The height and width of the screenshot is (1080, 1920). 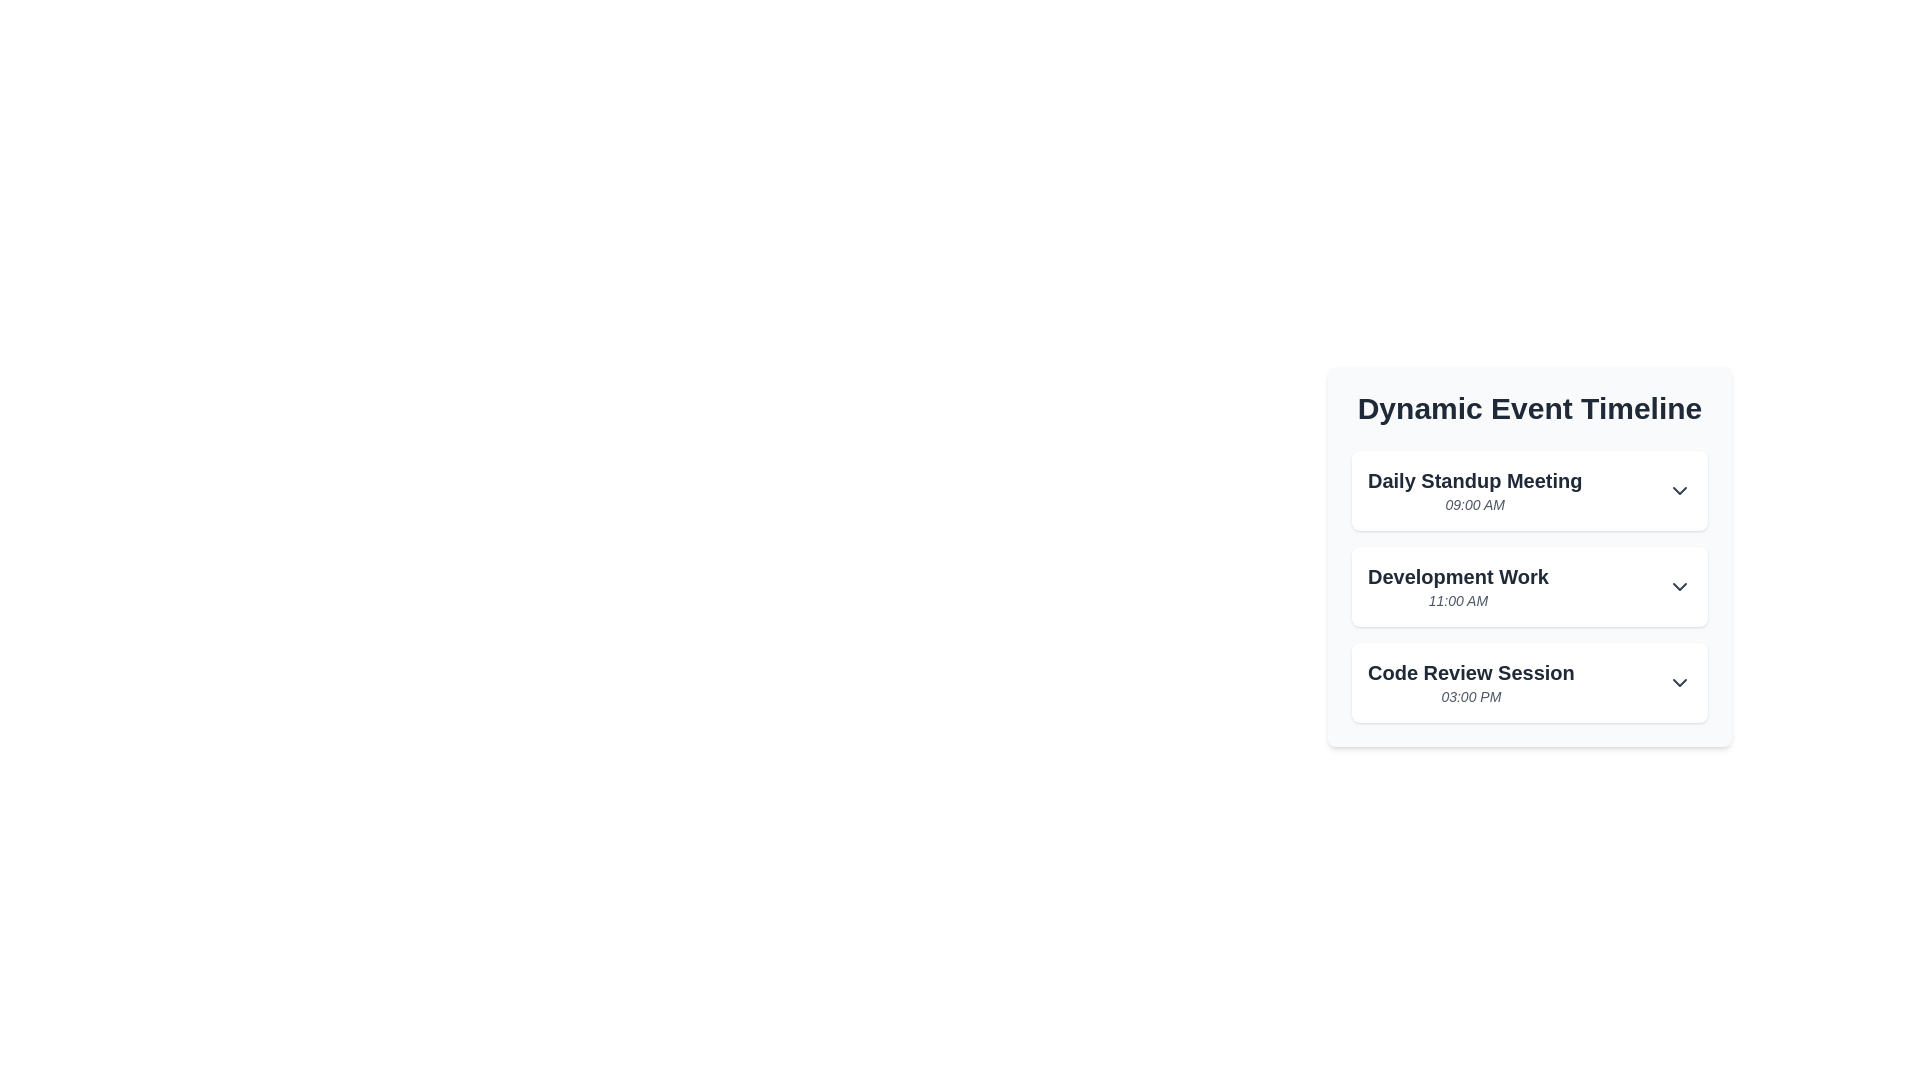 What do you see at coordinates (1475, 490) in the screenshot?
I see `the text display component that shows the event information for the 'Daily Standup Meeting', which is the first entry in the list within the 'Dynamic Event Timeline' panel` at bounding box center [1475, 490].